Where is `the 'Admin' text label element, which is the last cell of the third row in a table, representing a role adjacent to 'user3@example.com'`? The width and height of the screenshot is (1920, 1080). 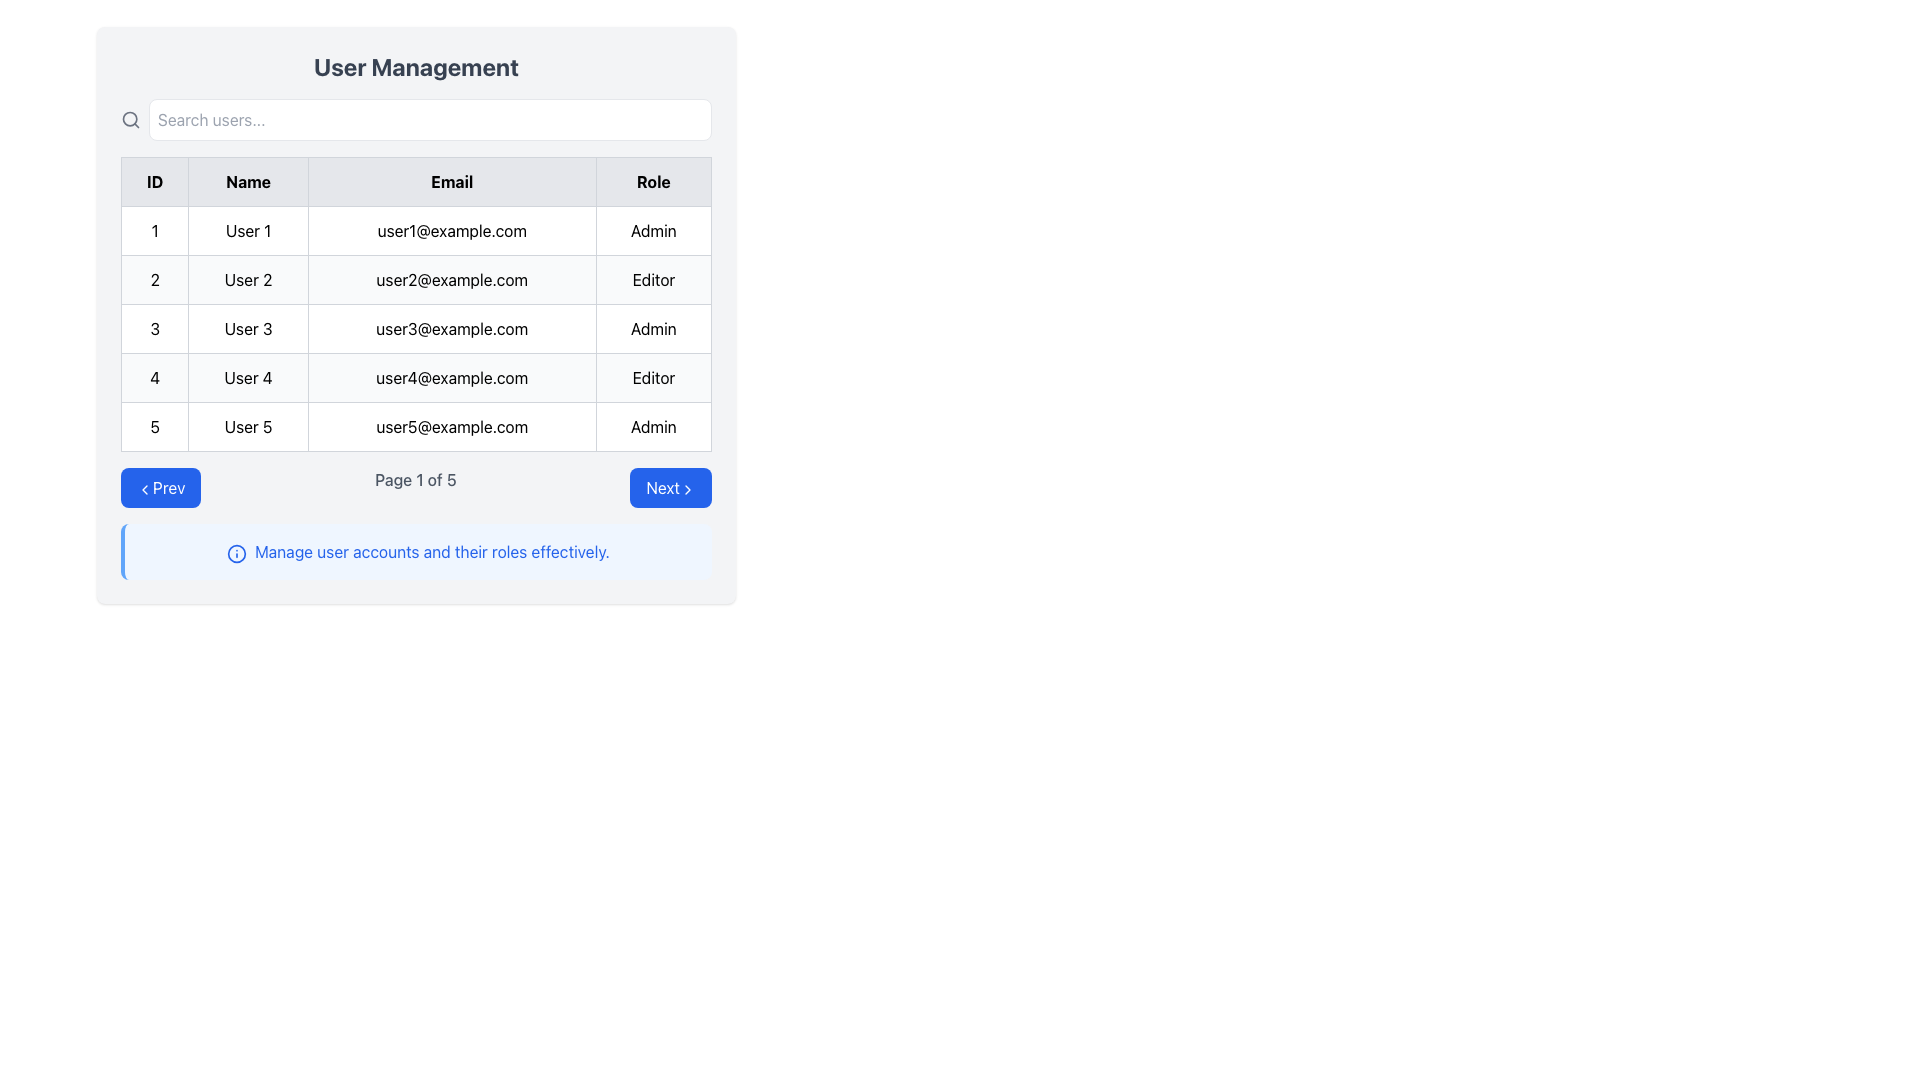
the 'Admin' text label element, which is the last cell of the third row in a table, representing a role adjacent to 'user3@example.com' is located at coordinates (653, 327).